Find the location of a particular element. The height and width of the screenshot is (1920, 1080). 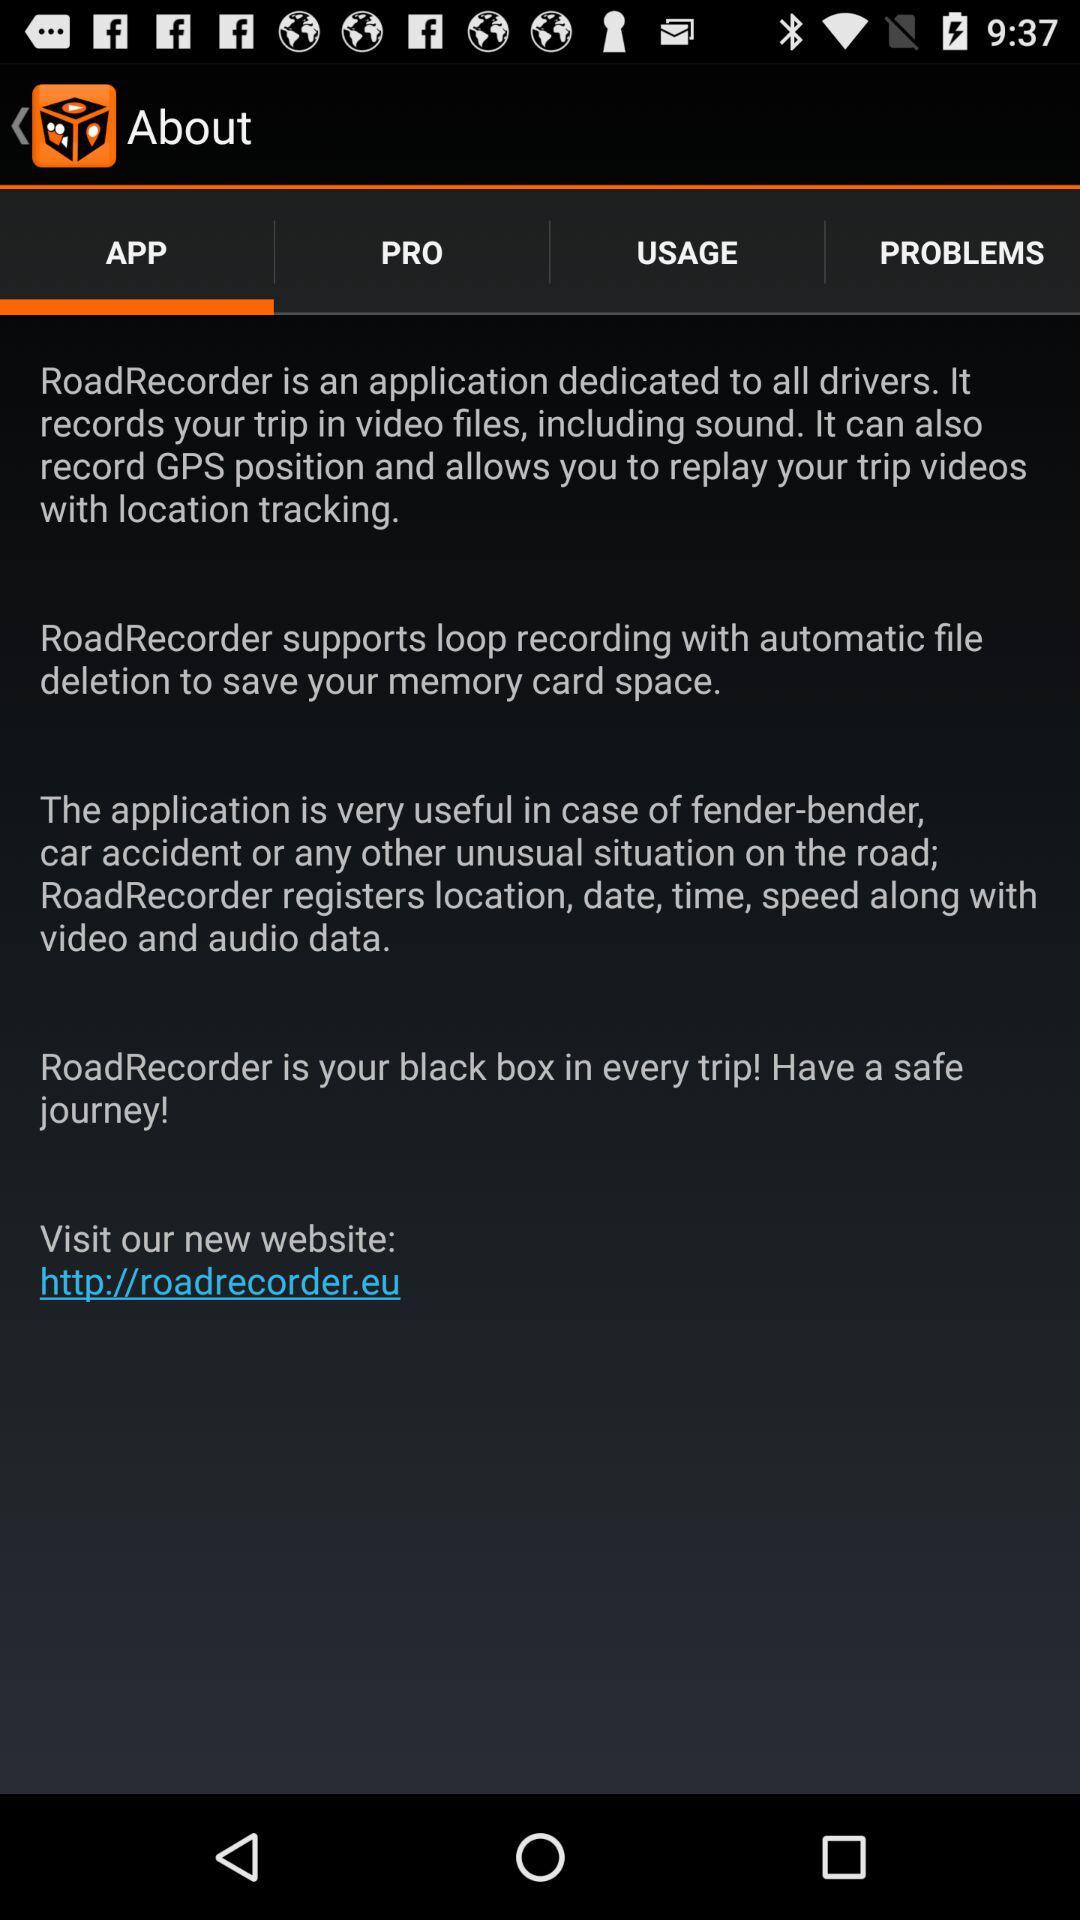

the visit our new app is located at coordinates (226, 1257).